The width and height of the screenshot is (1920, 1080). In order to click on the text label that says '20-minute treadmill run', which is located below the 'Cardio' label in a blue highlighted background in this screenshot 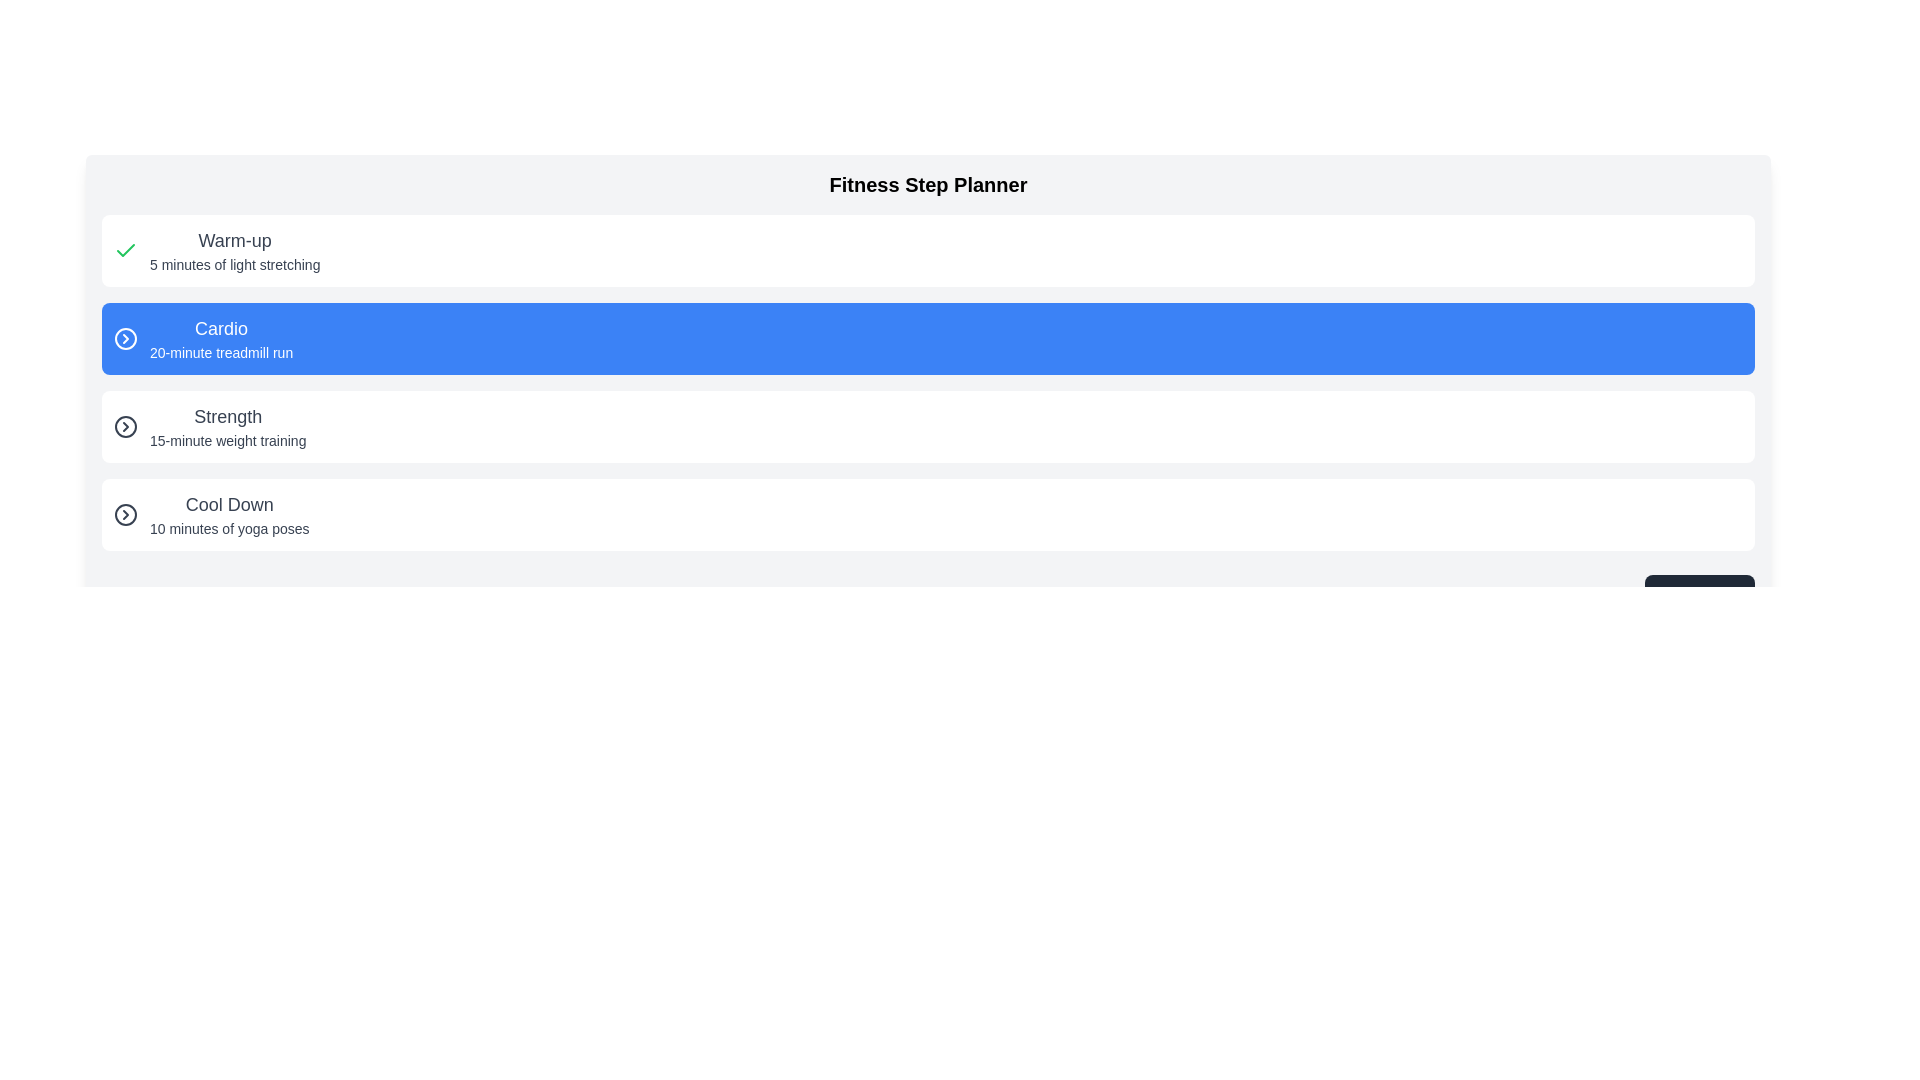, I will do `click(221, 352)`.